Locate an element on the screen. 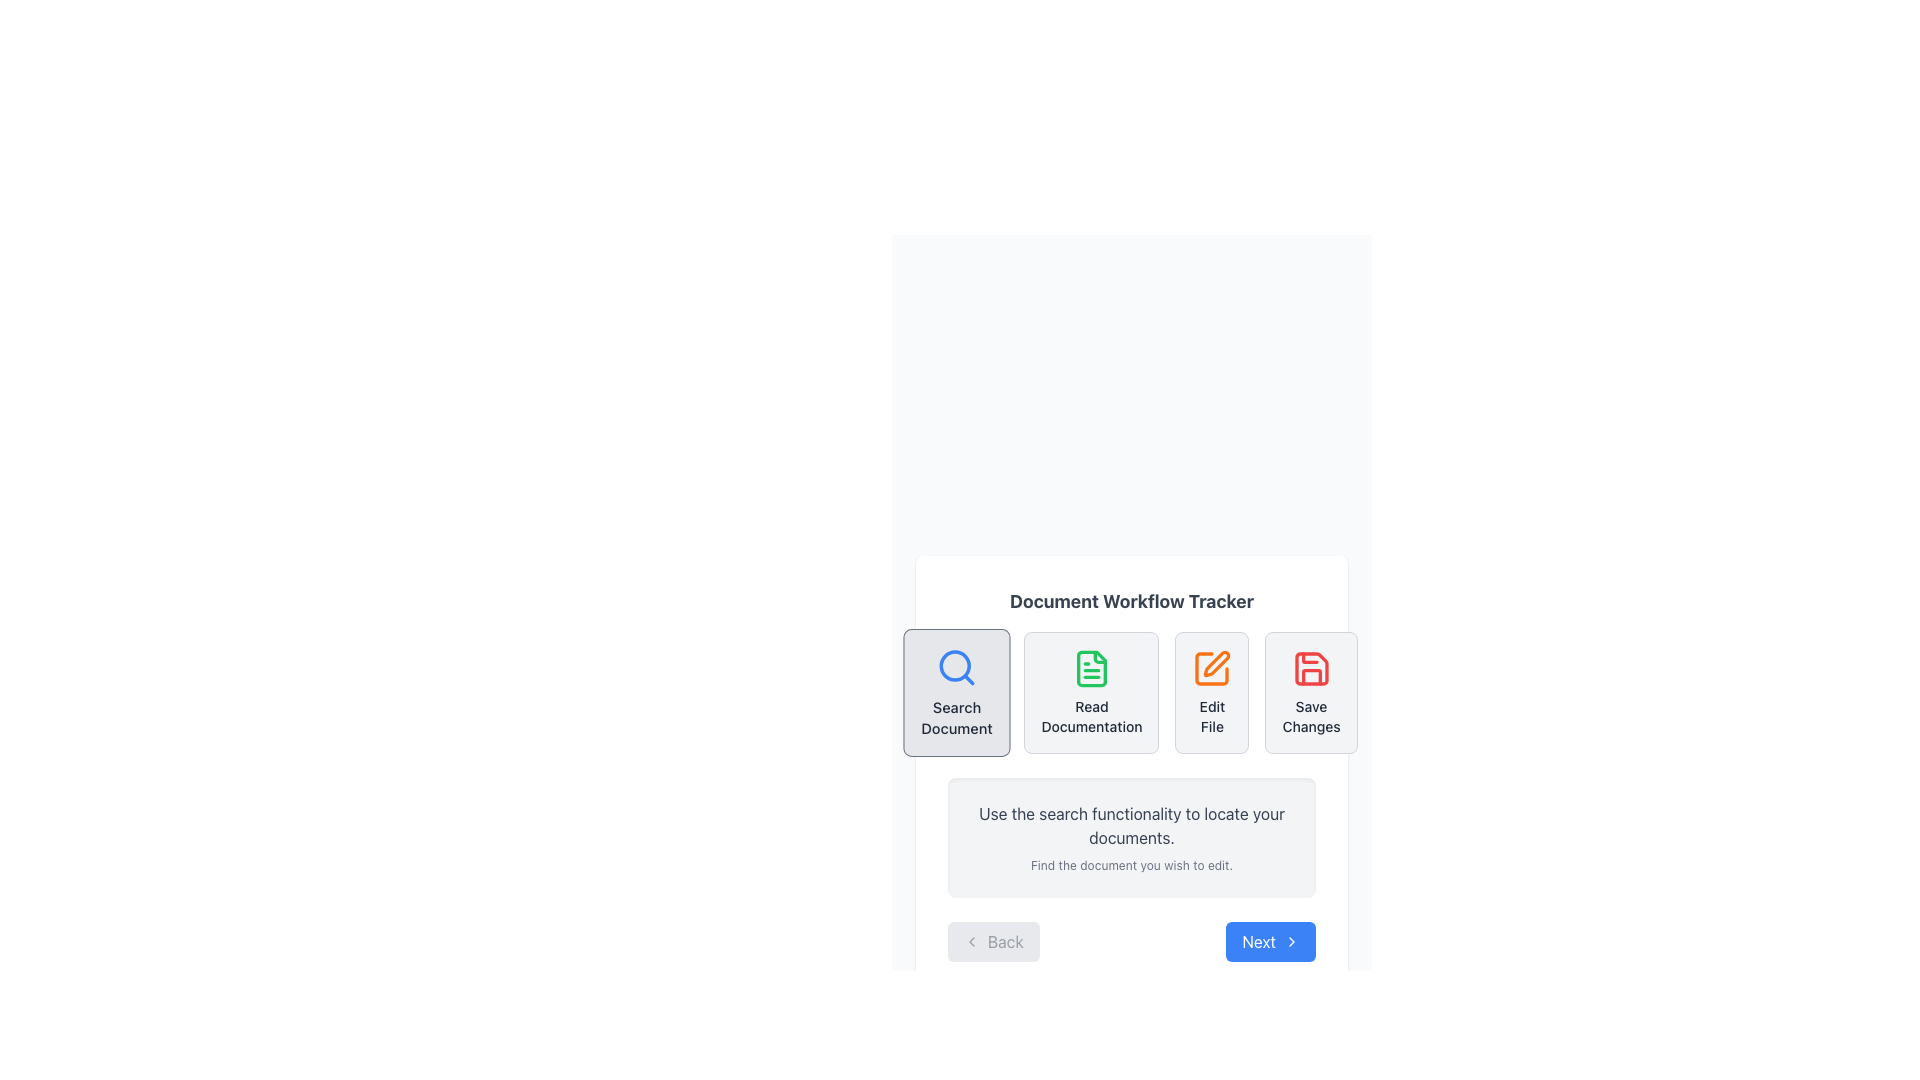 The width and height of the screenshot is (1920, 1080). the red floppy disk icon button located as the fourth and rightmost item in the set of four icons below the 'Document Workflow Tracker' heading is located at coordinates (1311, 668).